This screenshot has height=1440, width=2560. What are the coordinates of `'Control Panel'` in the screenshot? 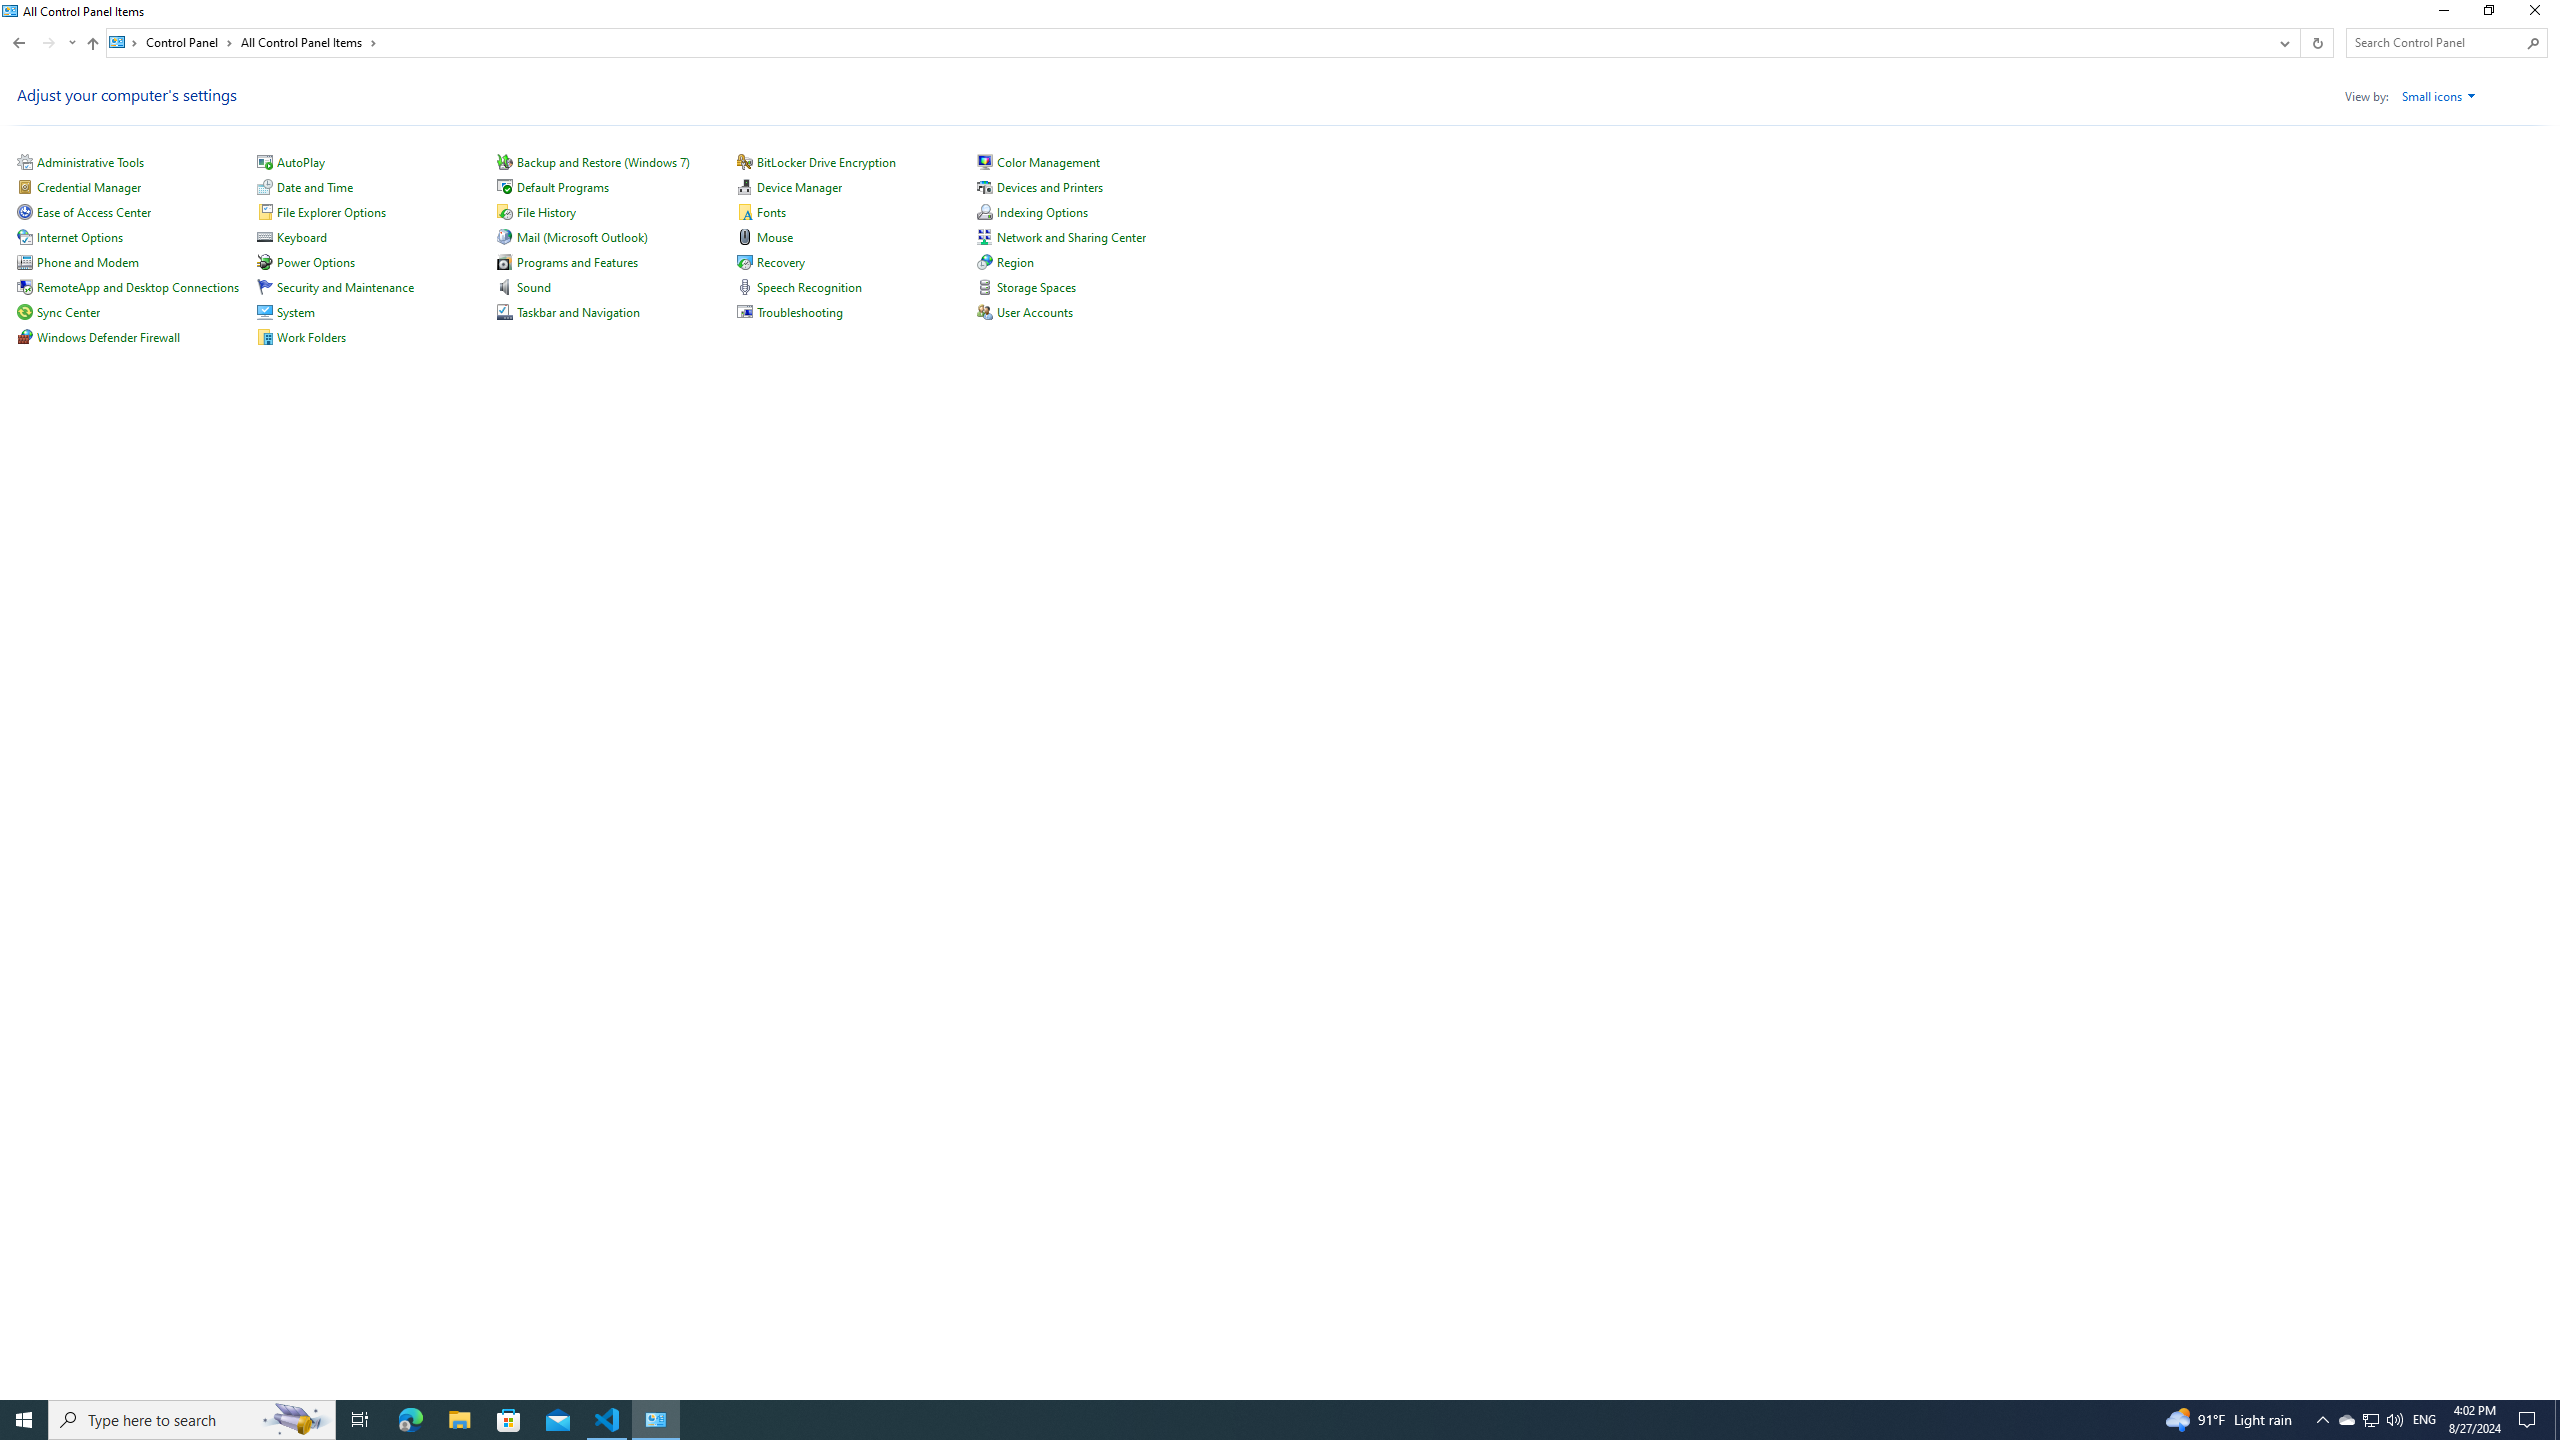 It's located at (188, 42).